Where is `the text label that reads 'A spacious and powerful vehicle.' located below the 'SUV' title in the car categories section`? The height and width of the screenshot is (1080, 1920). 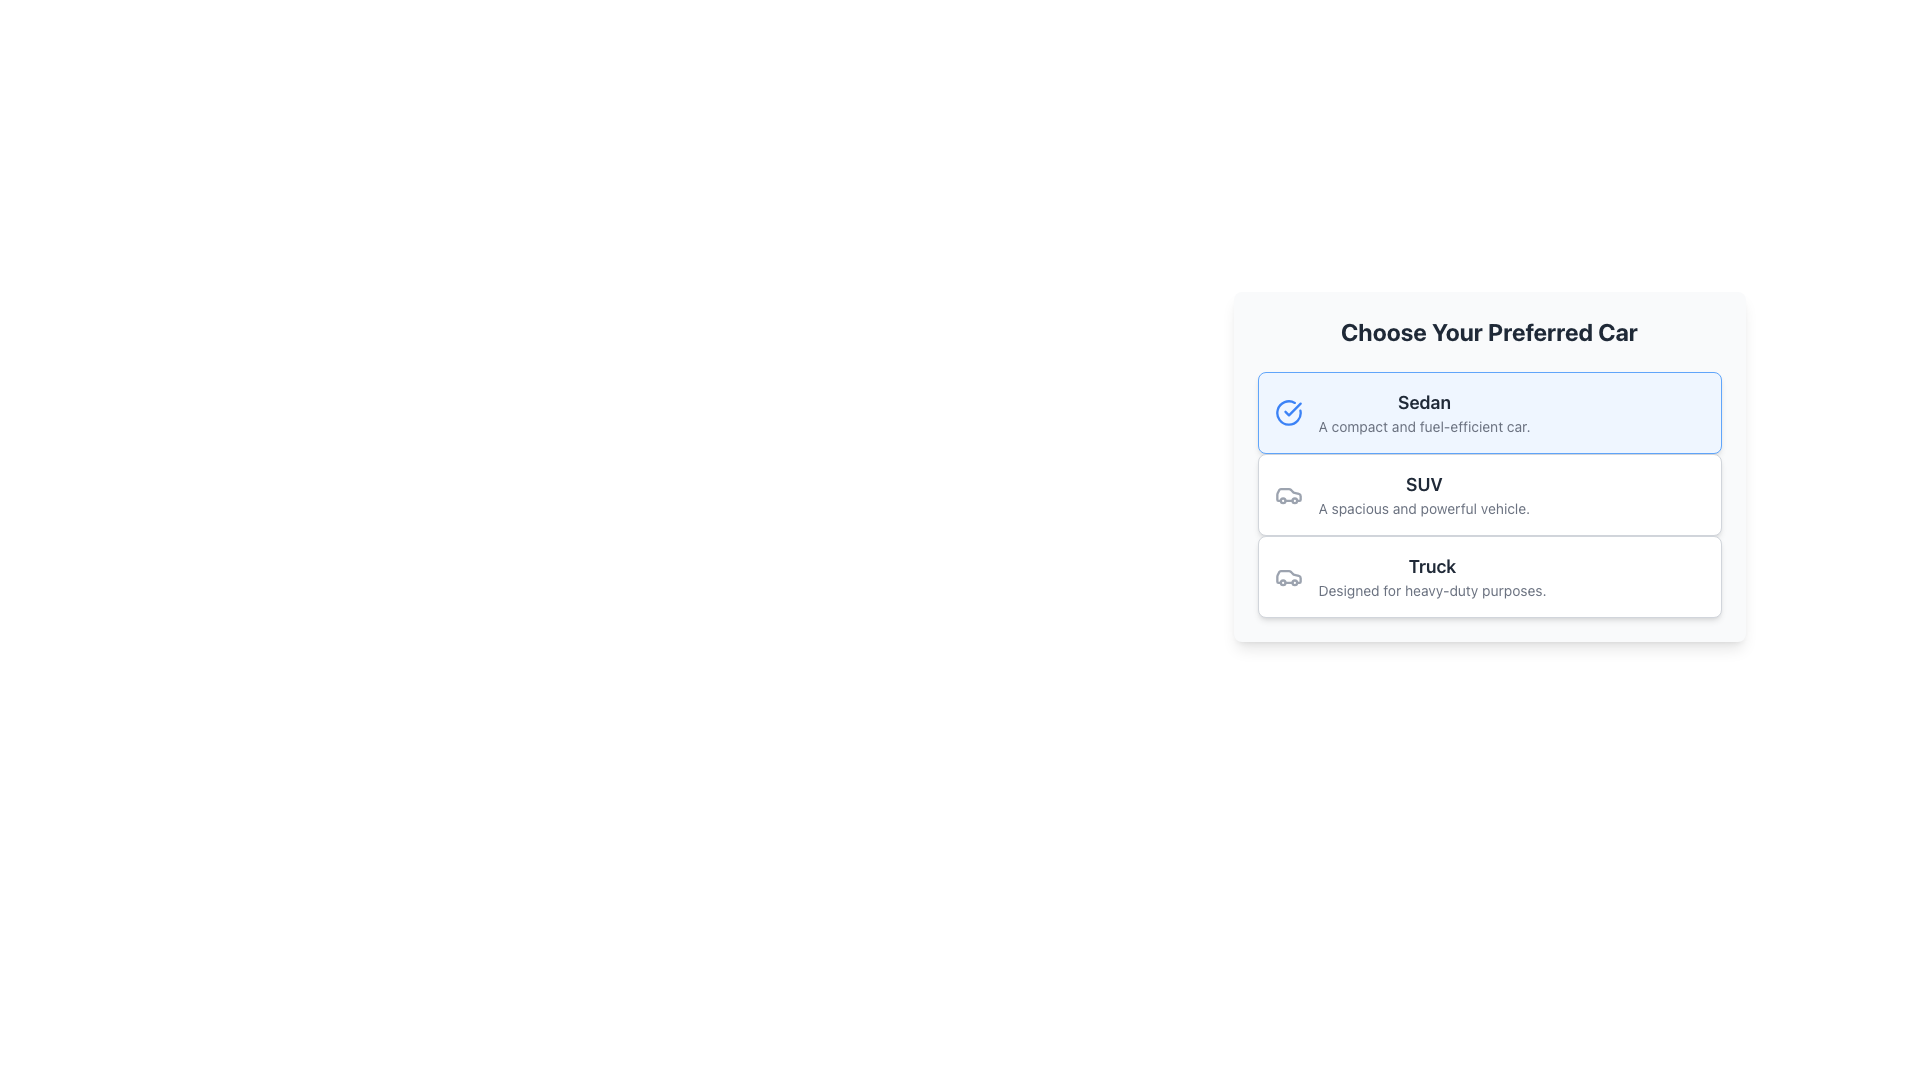 the text label that reads 'A spacious and powerful vehicle.' located below the 'SUV' title in the car categories section is located at coordinates (1423, 508).